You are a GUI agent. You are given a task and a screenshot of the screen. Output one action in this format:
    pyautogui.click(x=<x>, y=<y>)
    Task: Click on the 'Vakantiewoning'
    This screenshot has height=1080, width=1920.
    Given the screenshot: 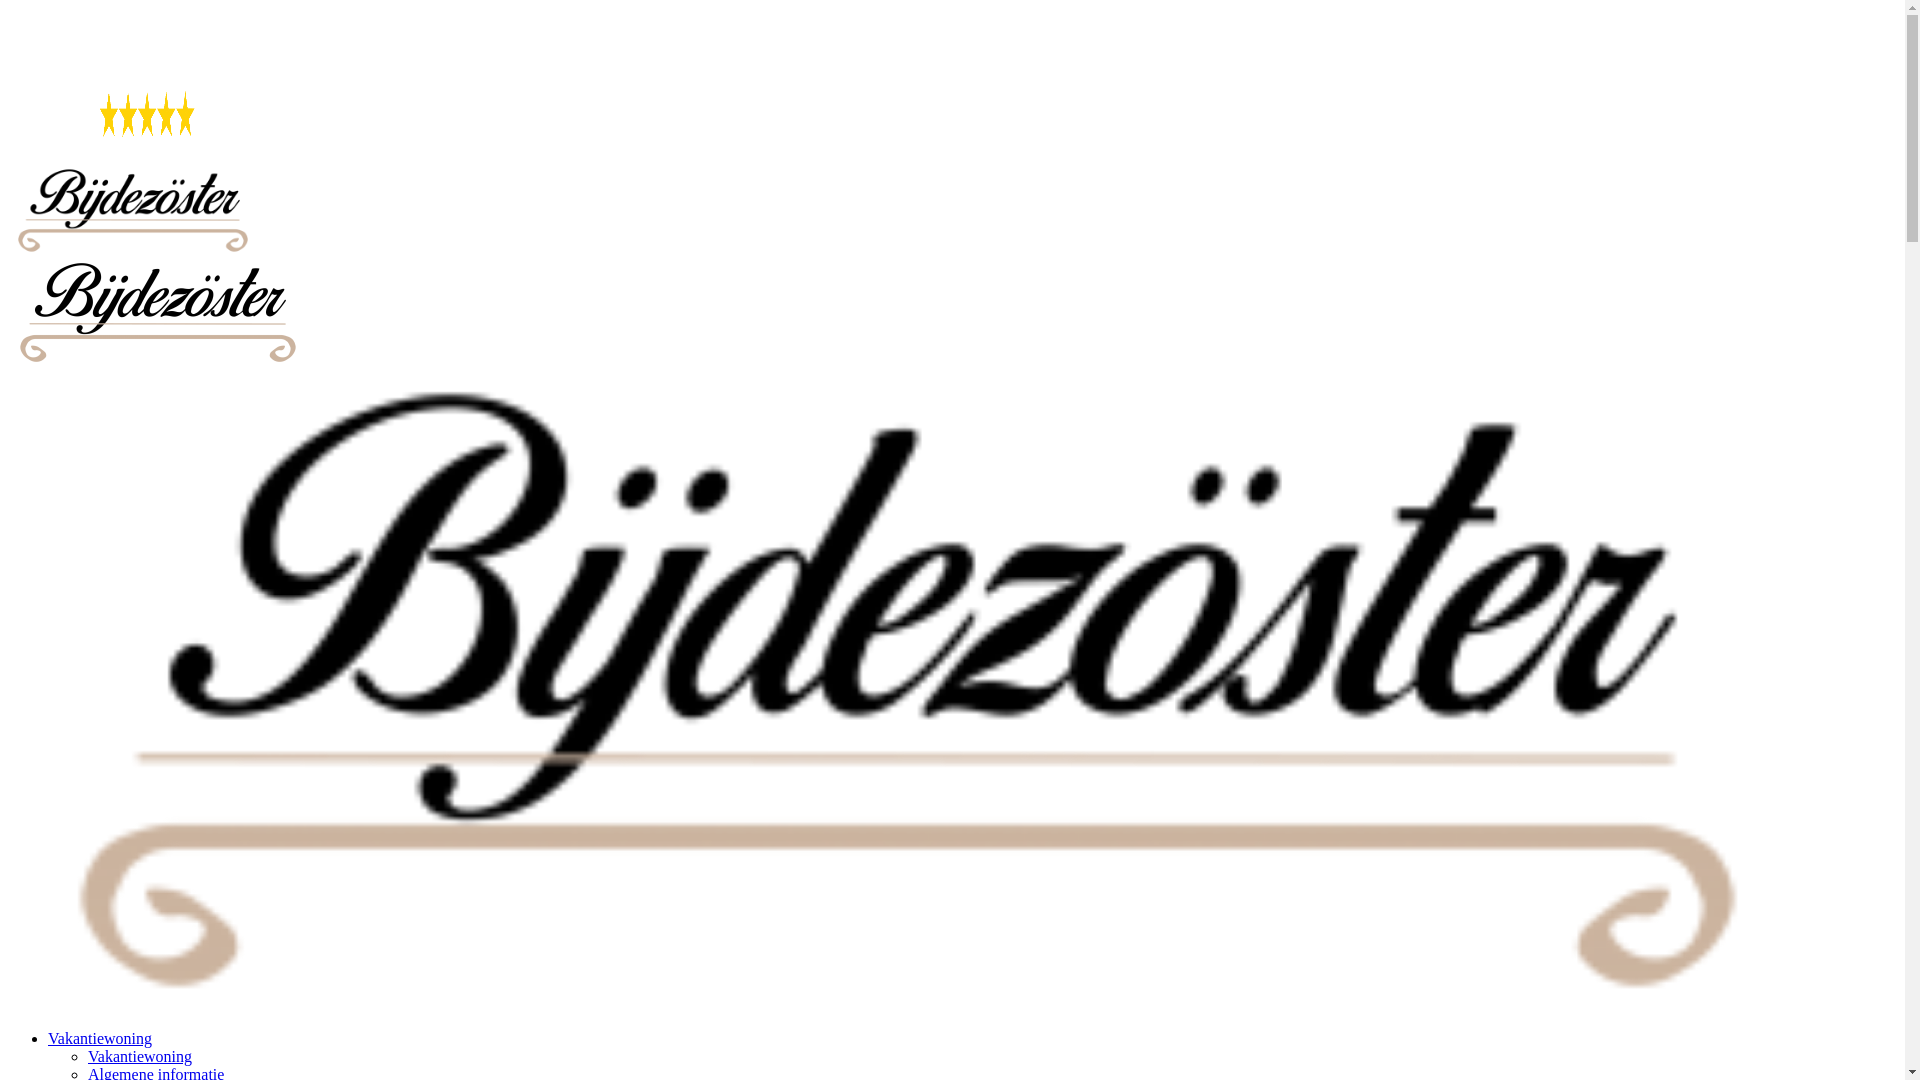 What is the action you would take?
    pyautogui.click(x=48, y=1037)
    